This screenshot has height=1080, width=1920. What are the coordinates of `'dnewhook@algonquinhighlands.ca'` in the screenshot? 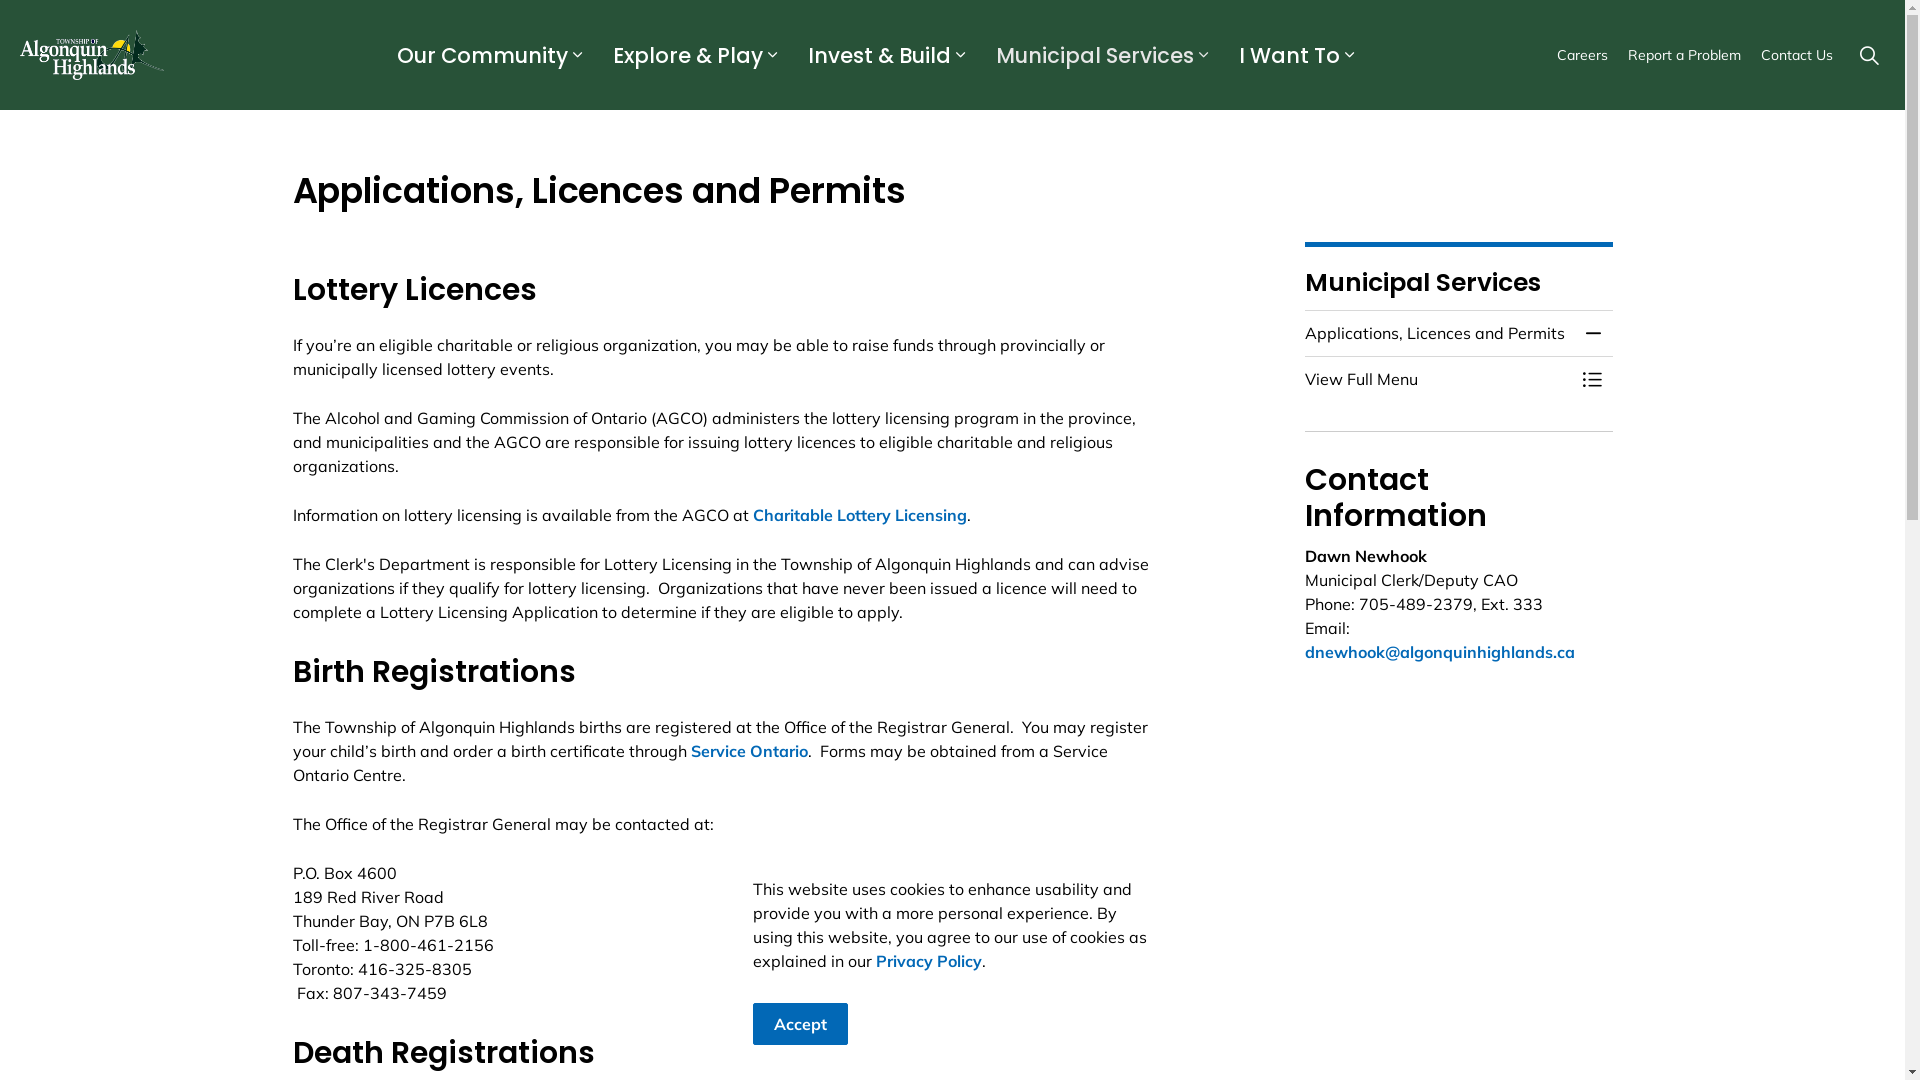 It's located at (1440, 651).